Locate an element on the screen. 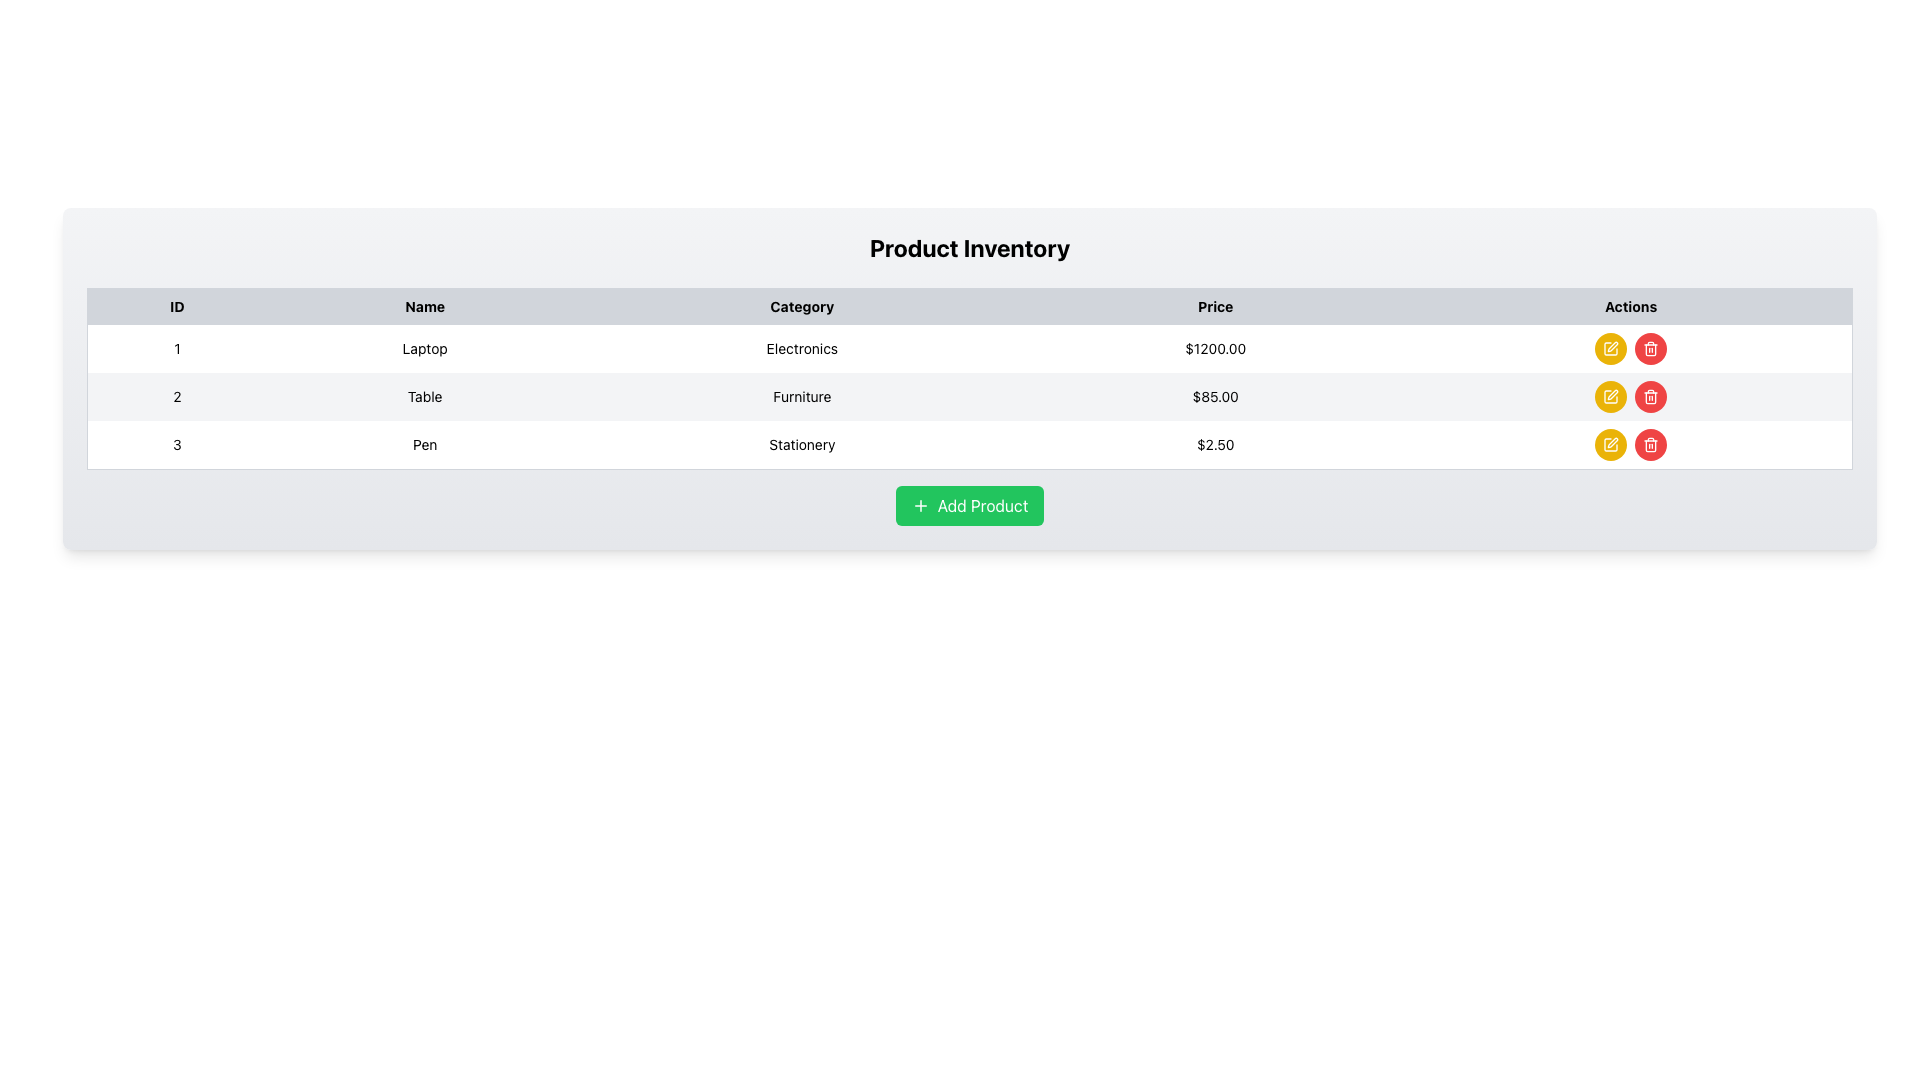 The height and width of the screenshot is (1080, 1920). the edit button located in the 'Actions' column of the second row in the table is located at coordinates (1611, 397).